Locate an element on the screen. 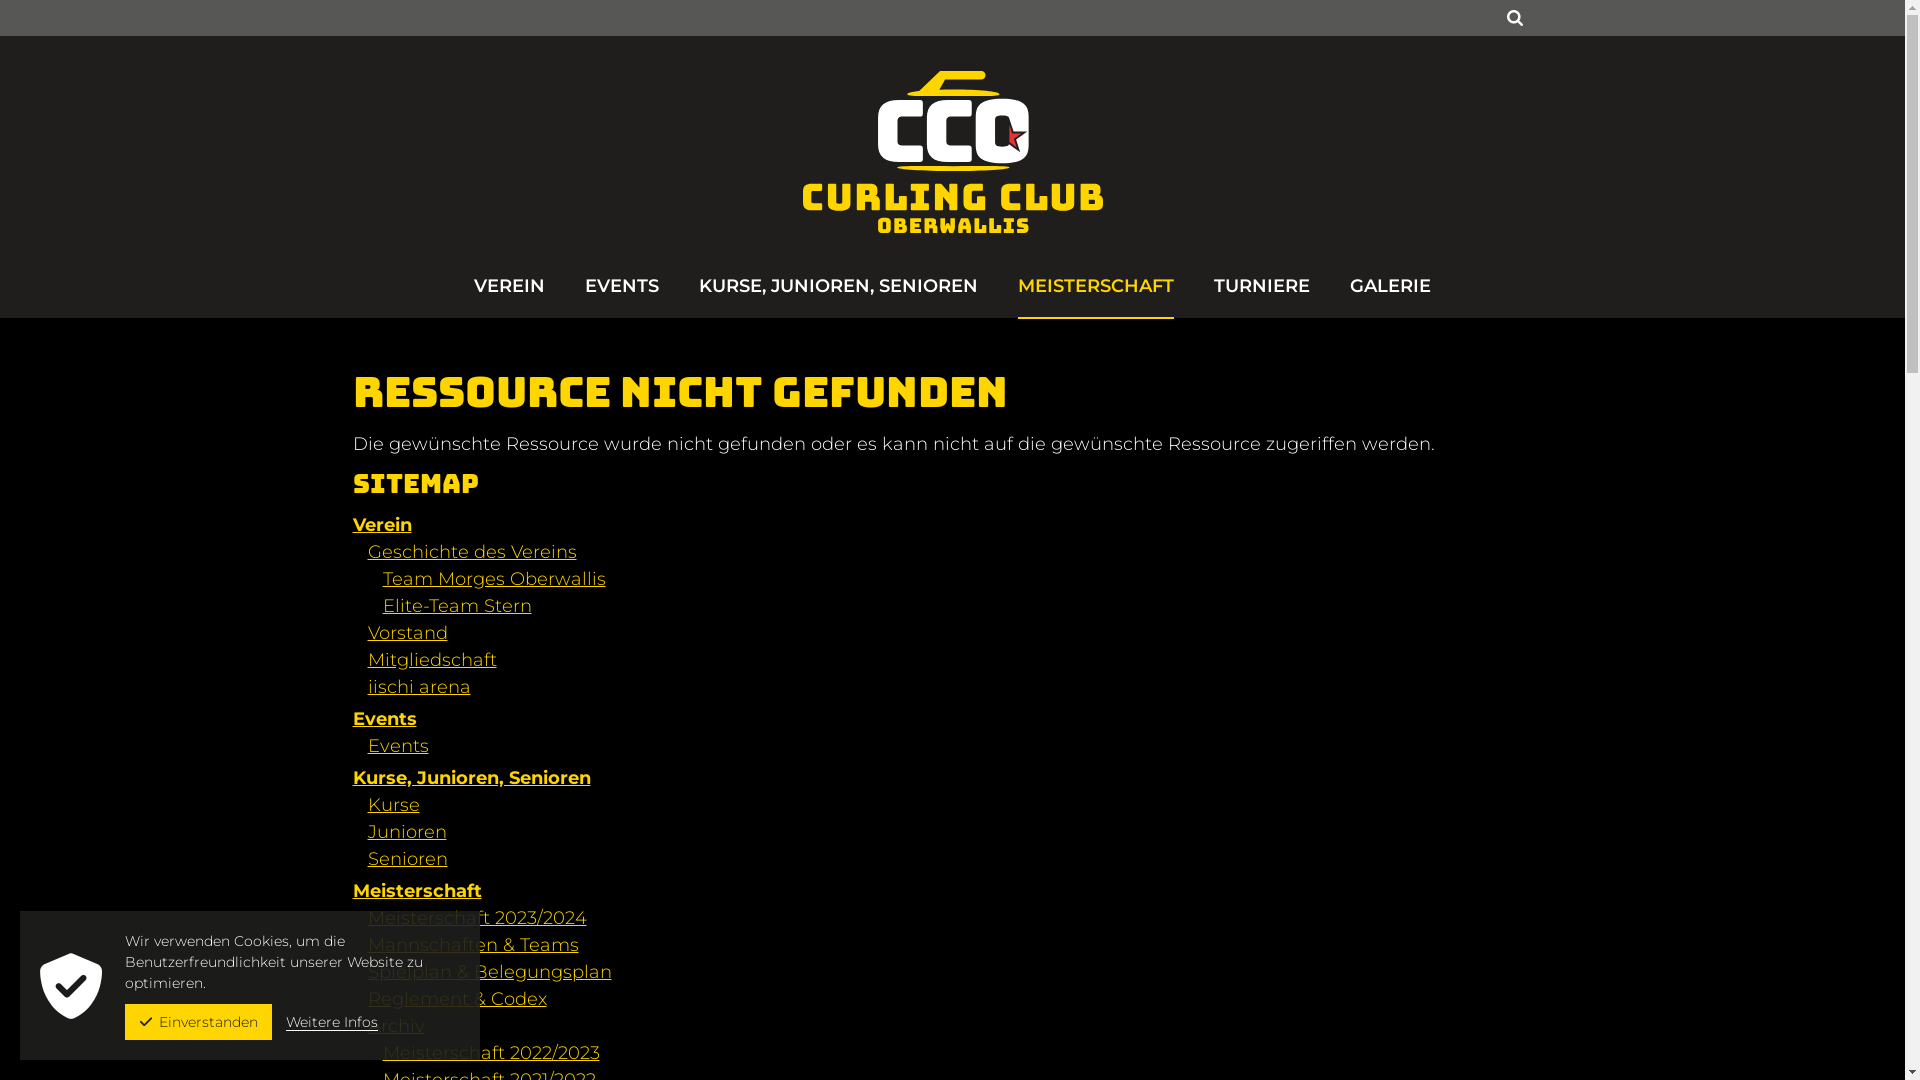 Image resolution: width=1920 pixels, height=1080 pixels. 'Senioren' is located at coordinates (407, 858).